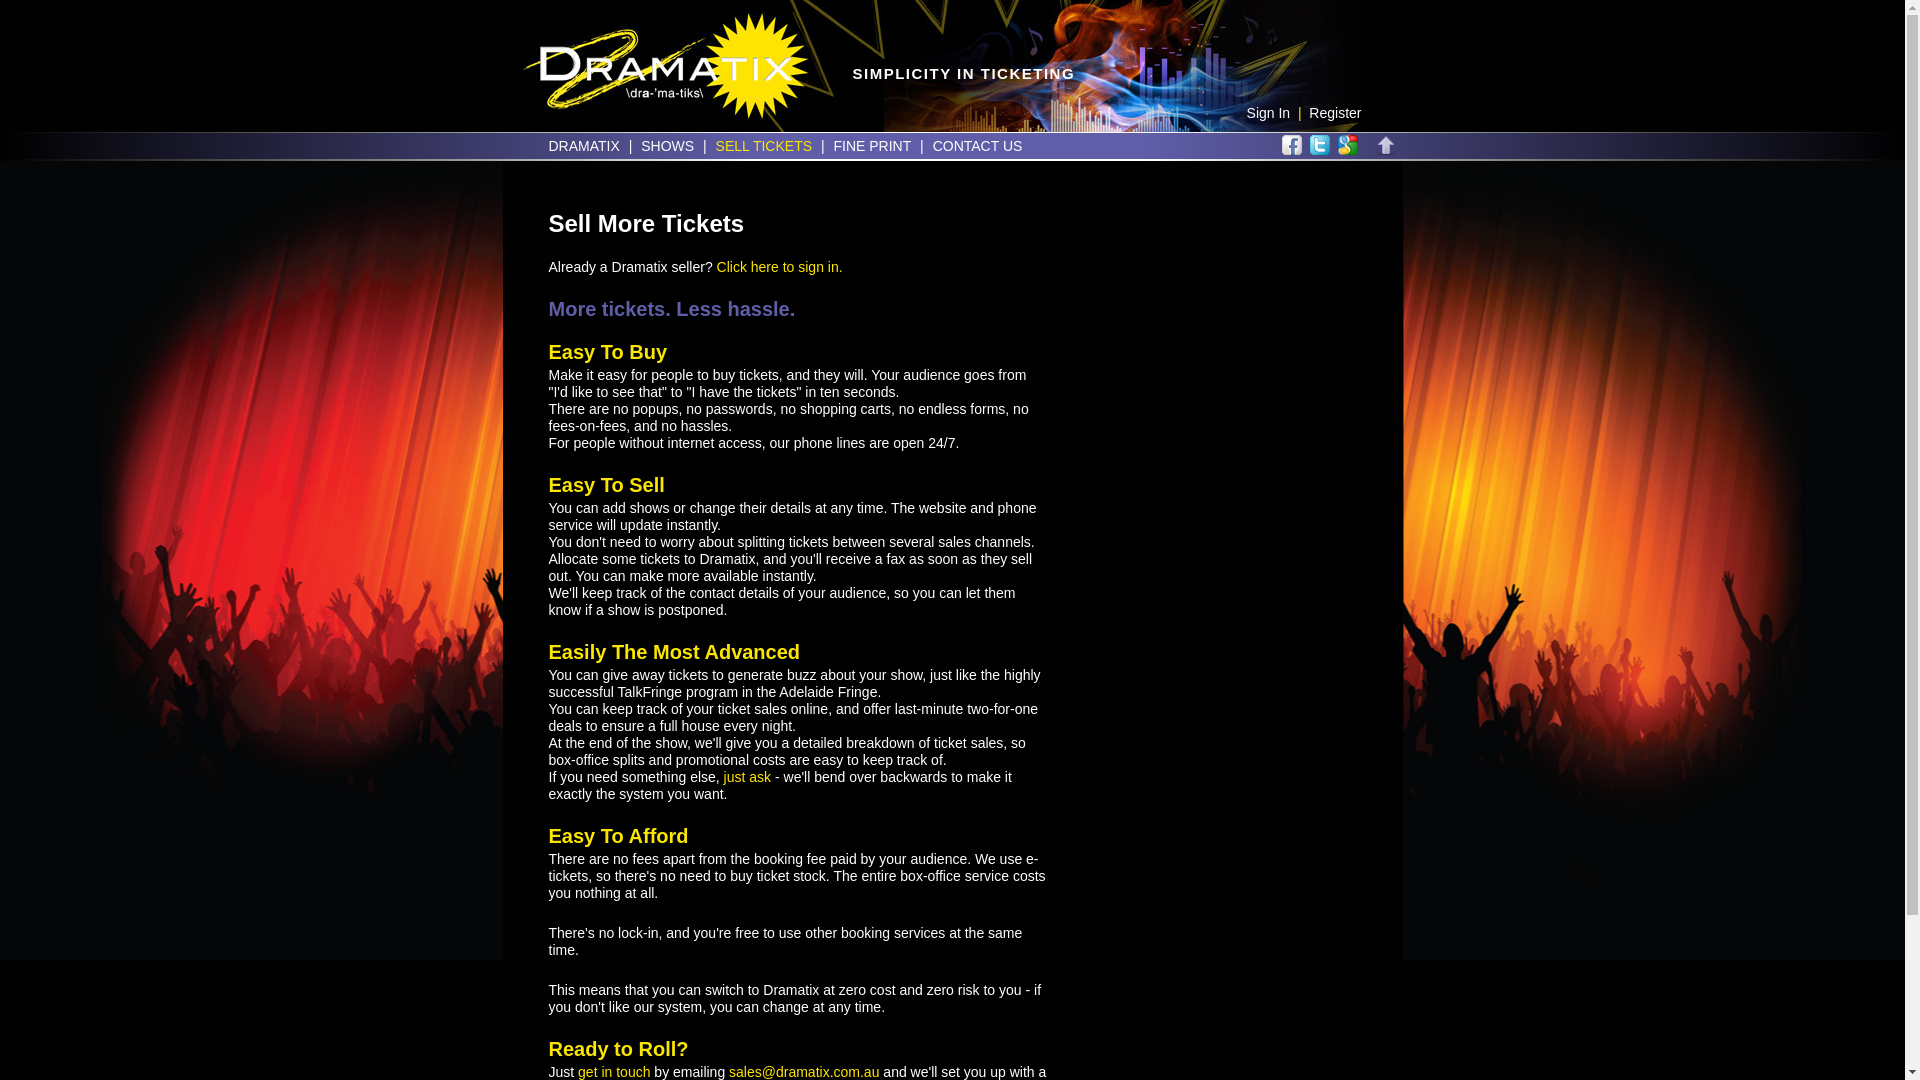 This screenshot has width=1920, height=1080. I want to click on 'Register', so click(1334, 112).